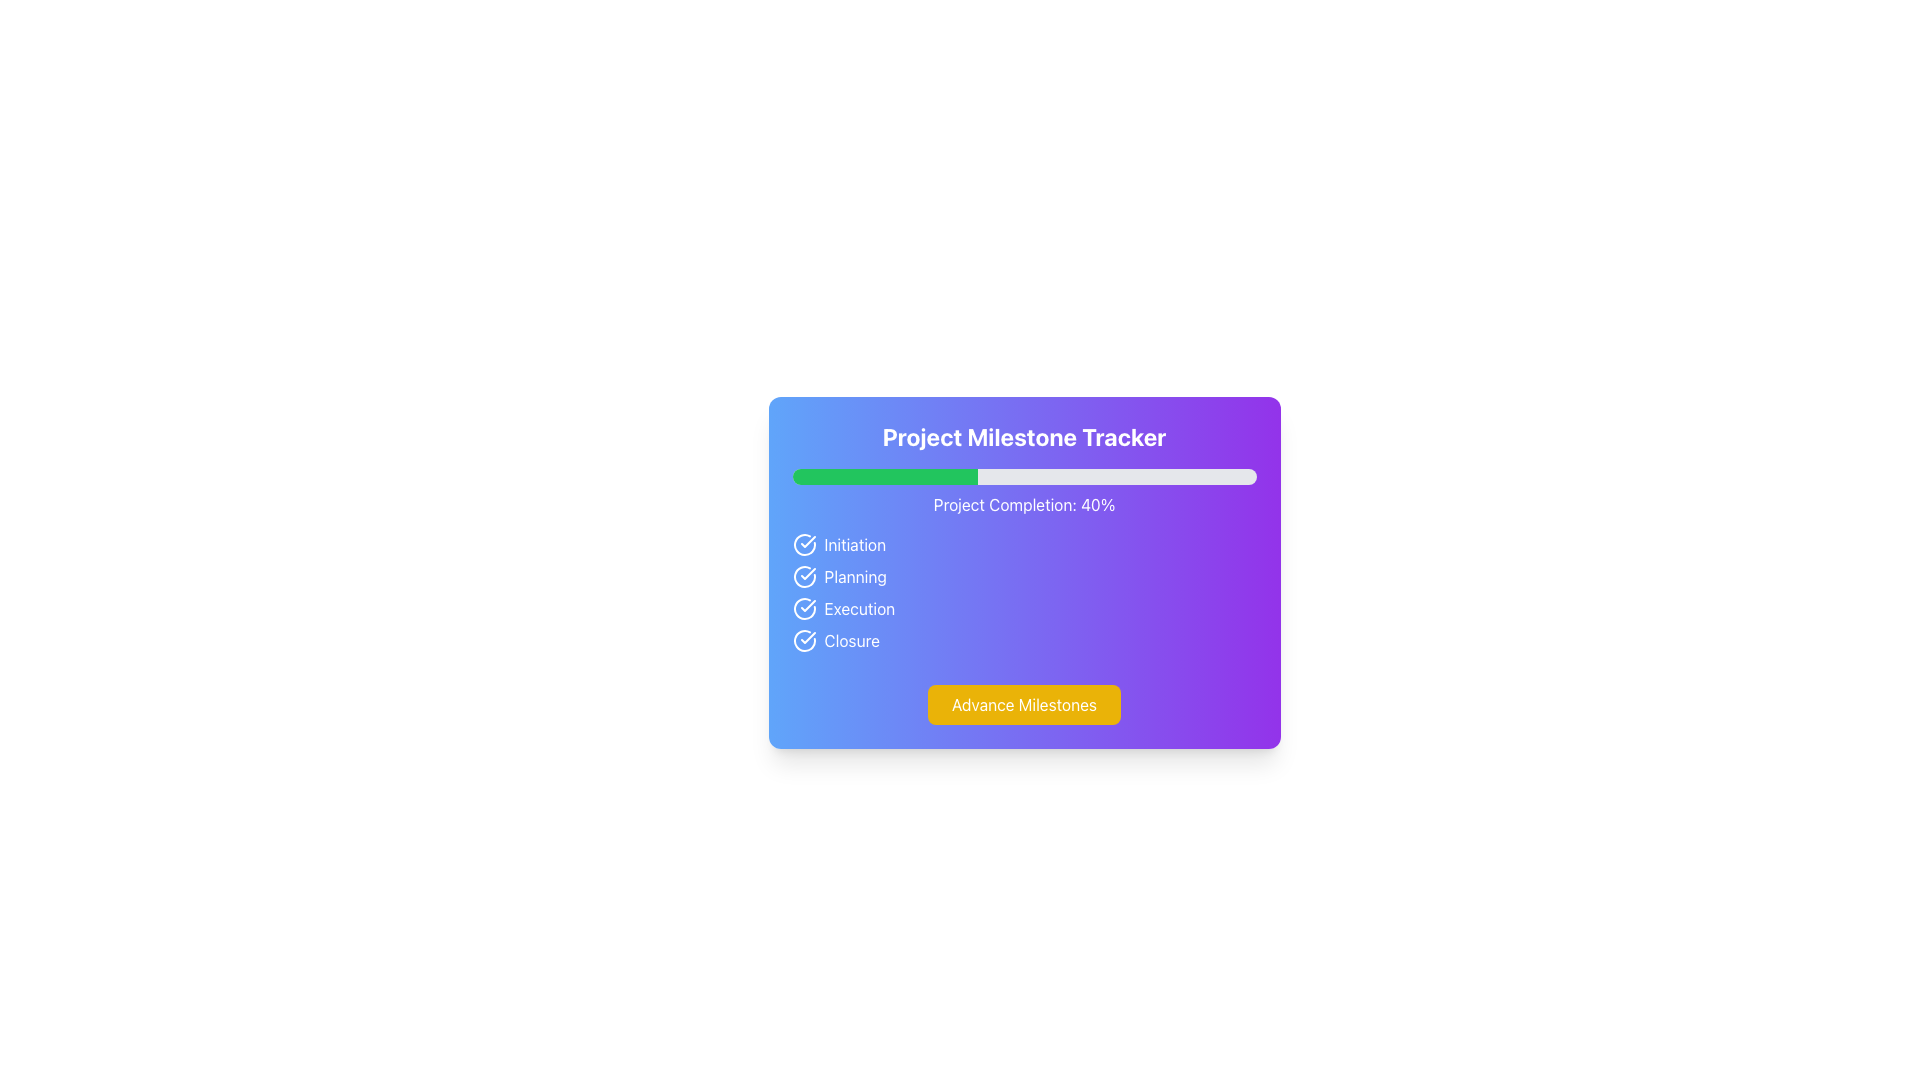 This screenshot has height=1080, width=1920. Describe the element at coordinates (1024, 573) in the screenshot. I see `the 'Project Milestone Tracker' card to view the progress and milestones displayed within it` at that location.